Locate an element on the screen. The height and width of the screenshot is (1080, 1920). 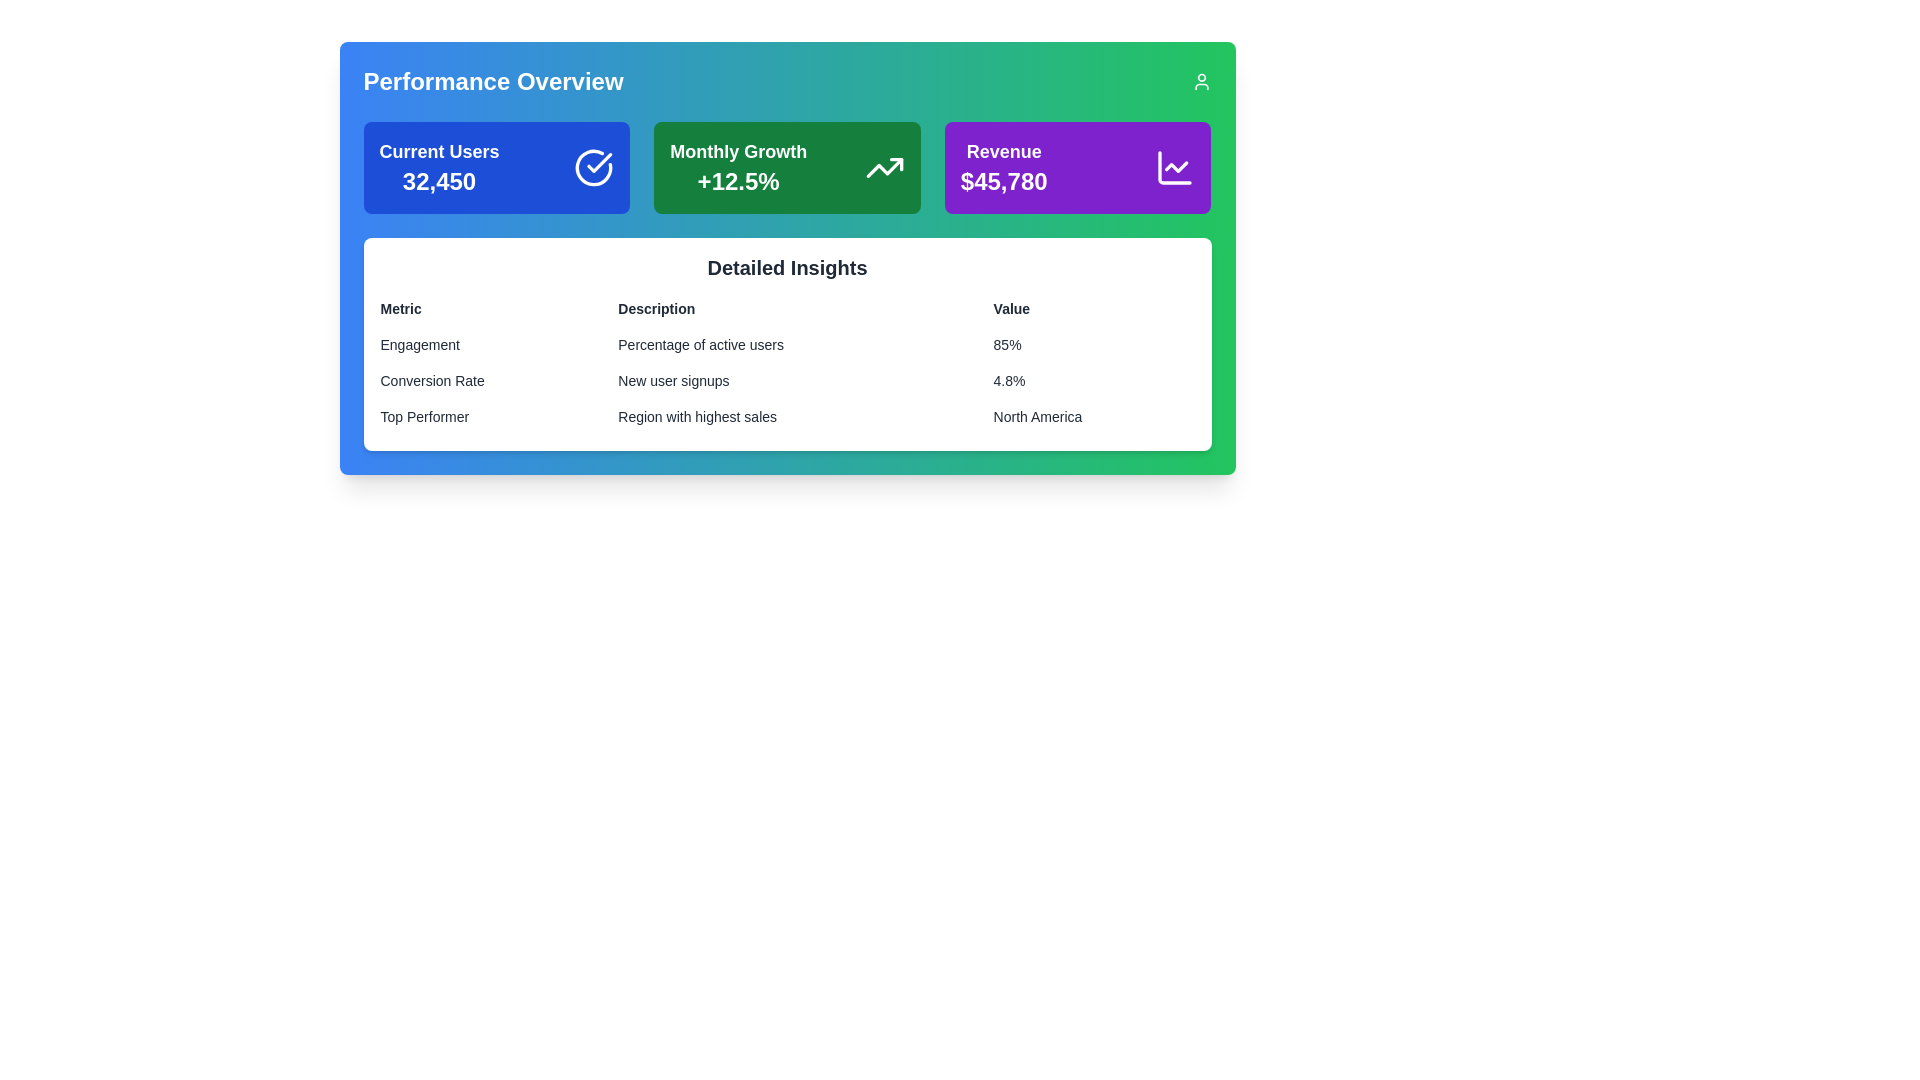
the 'Monthly Growth' text element is located at coordinates (737, 167).